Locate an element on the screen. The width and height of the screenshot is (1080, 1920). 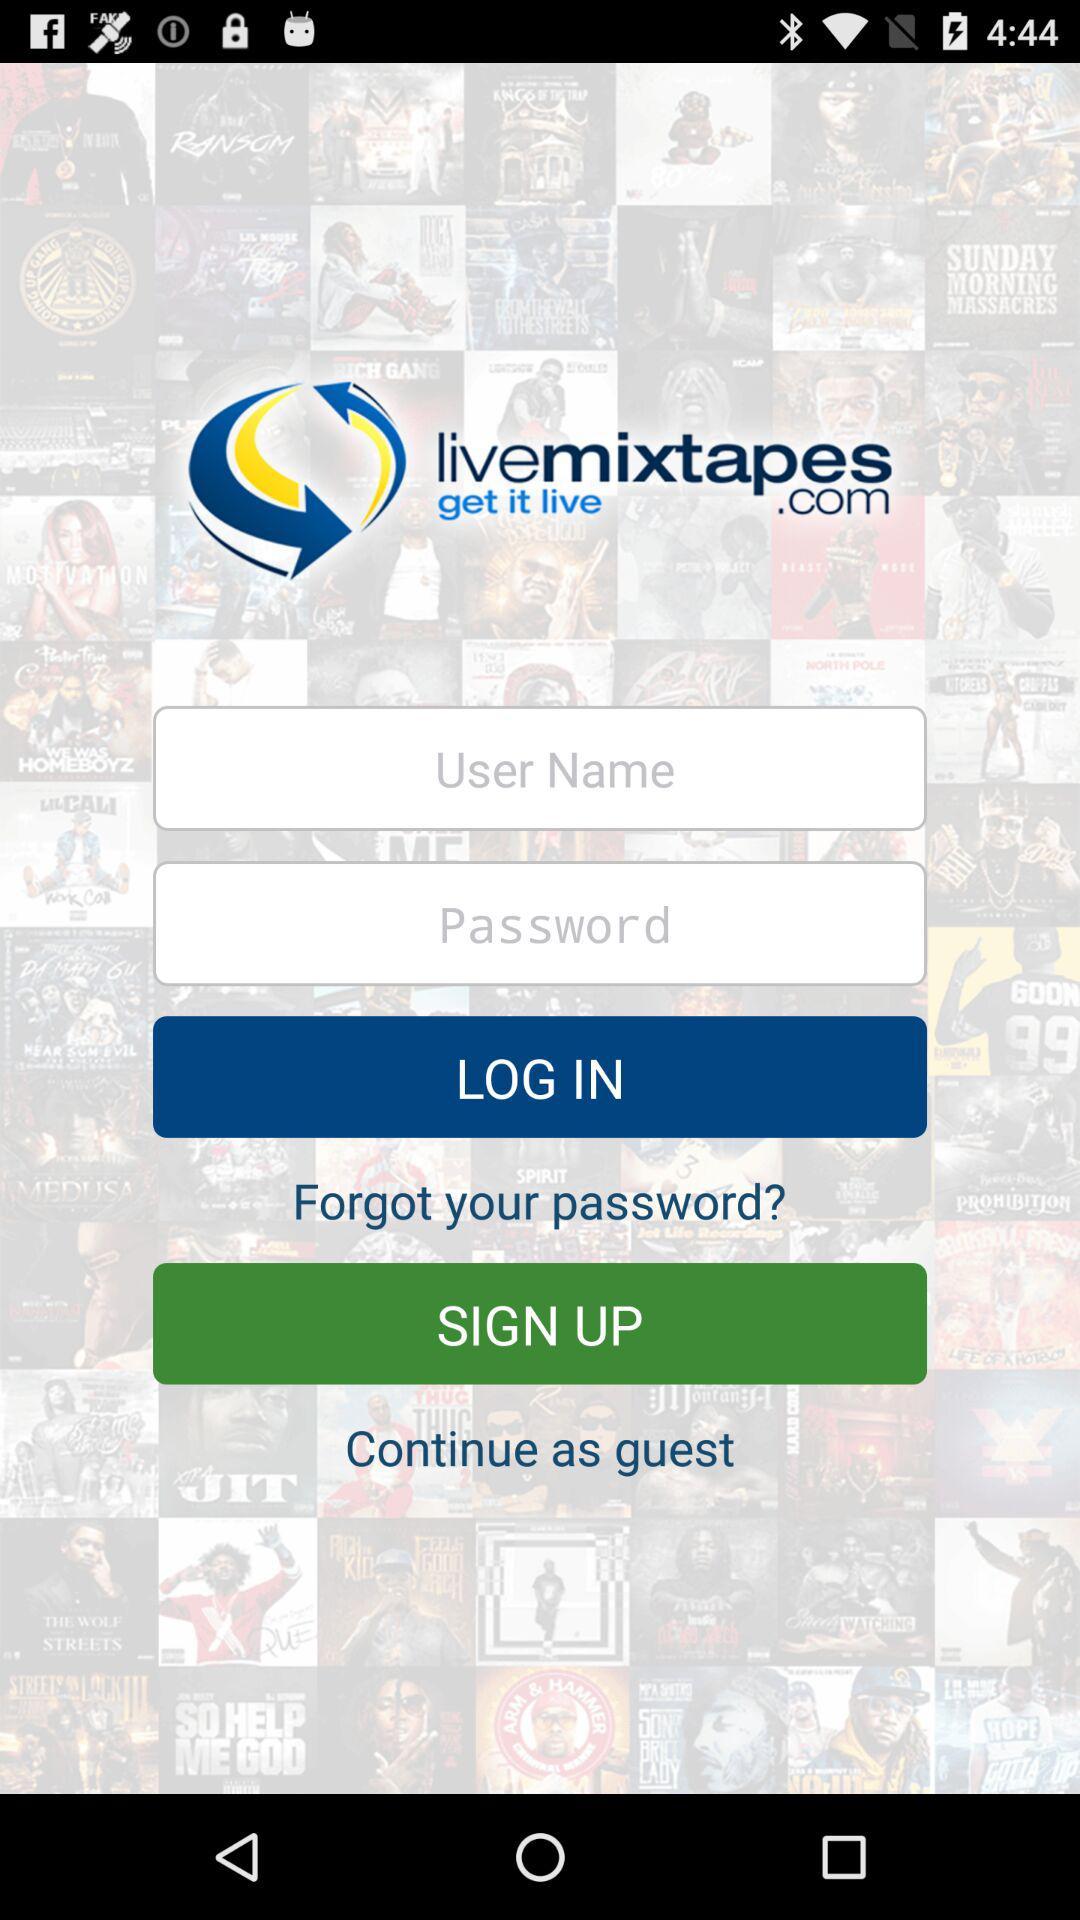
user name is located at coordinates (540, 767).